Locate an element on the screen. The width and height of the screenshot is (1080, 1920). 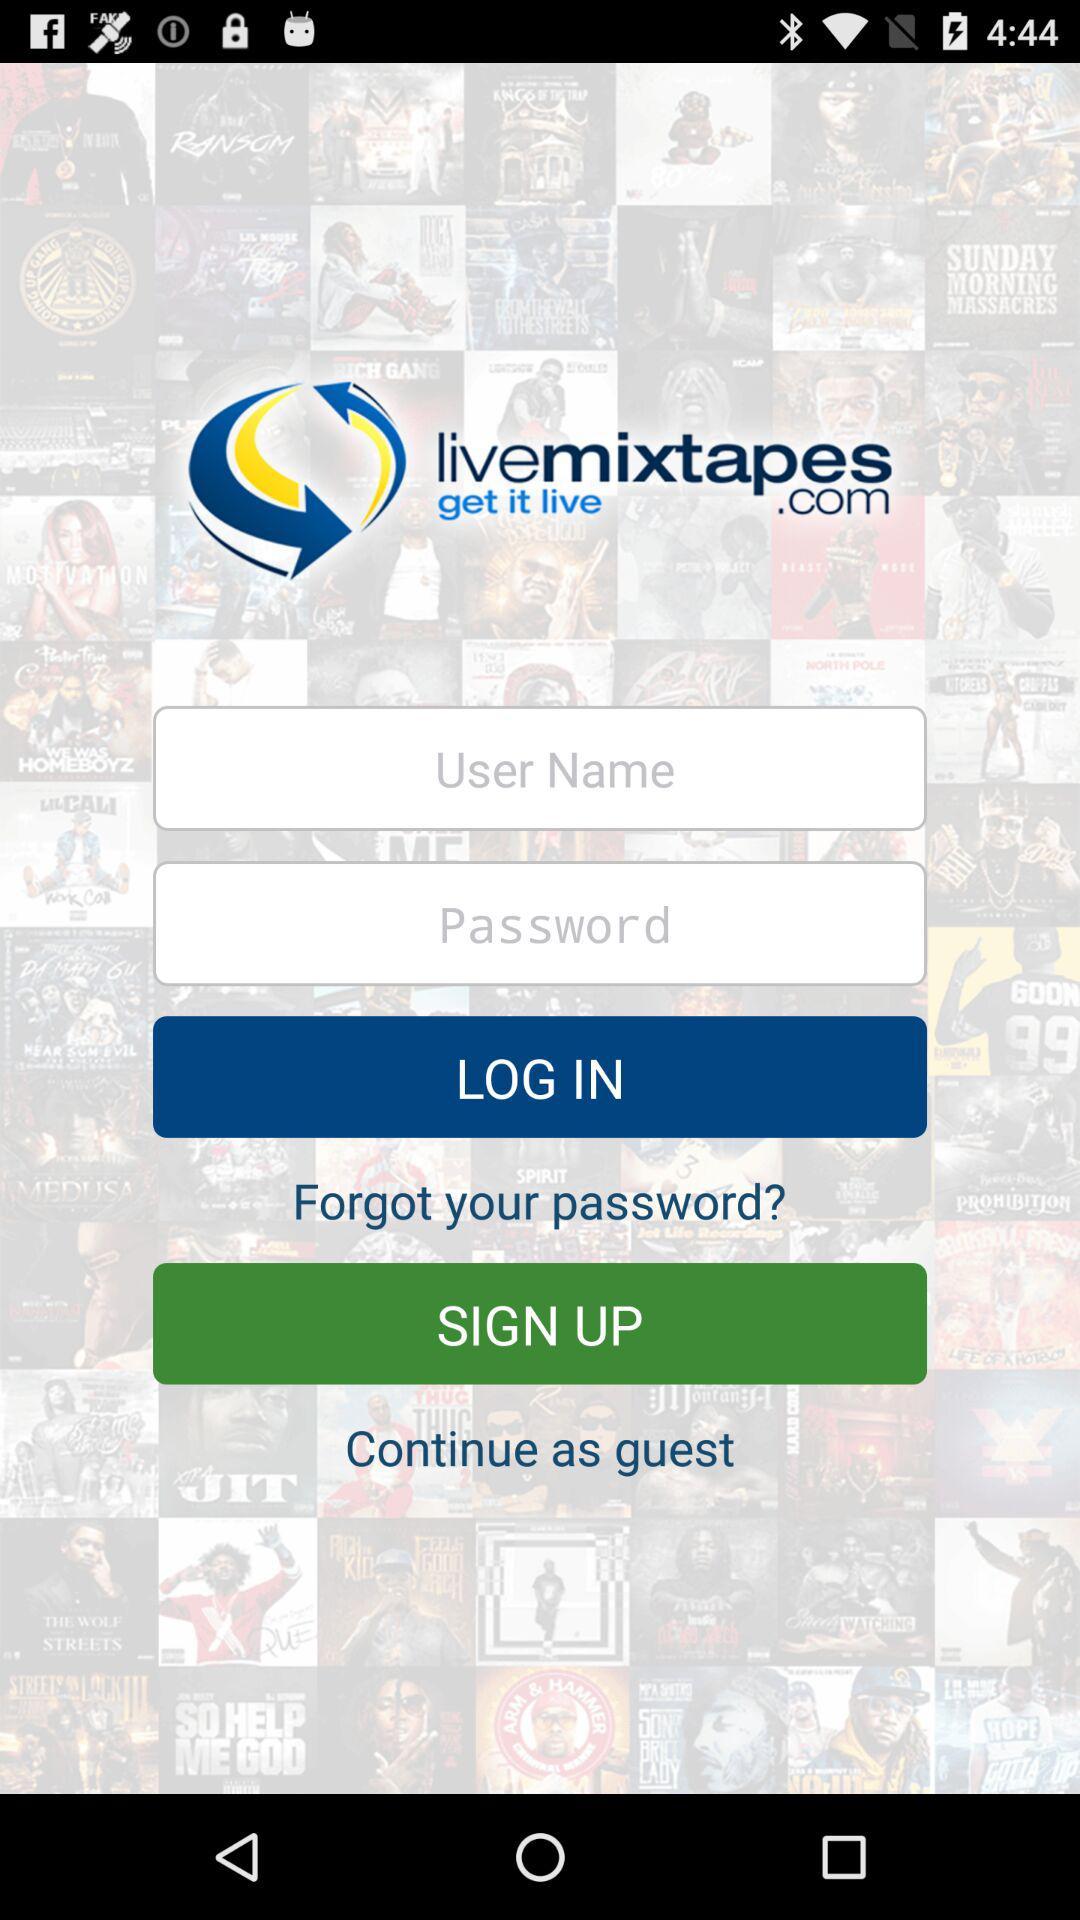
user name is located at coordinates (540, 767).